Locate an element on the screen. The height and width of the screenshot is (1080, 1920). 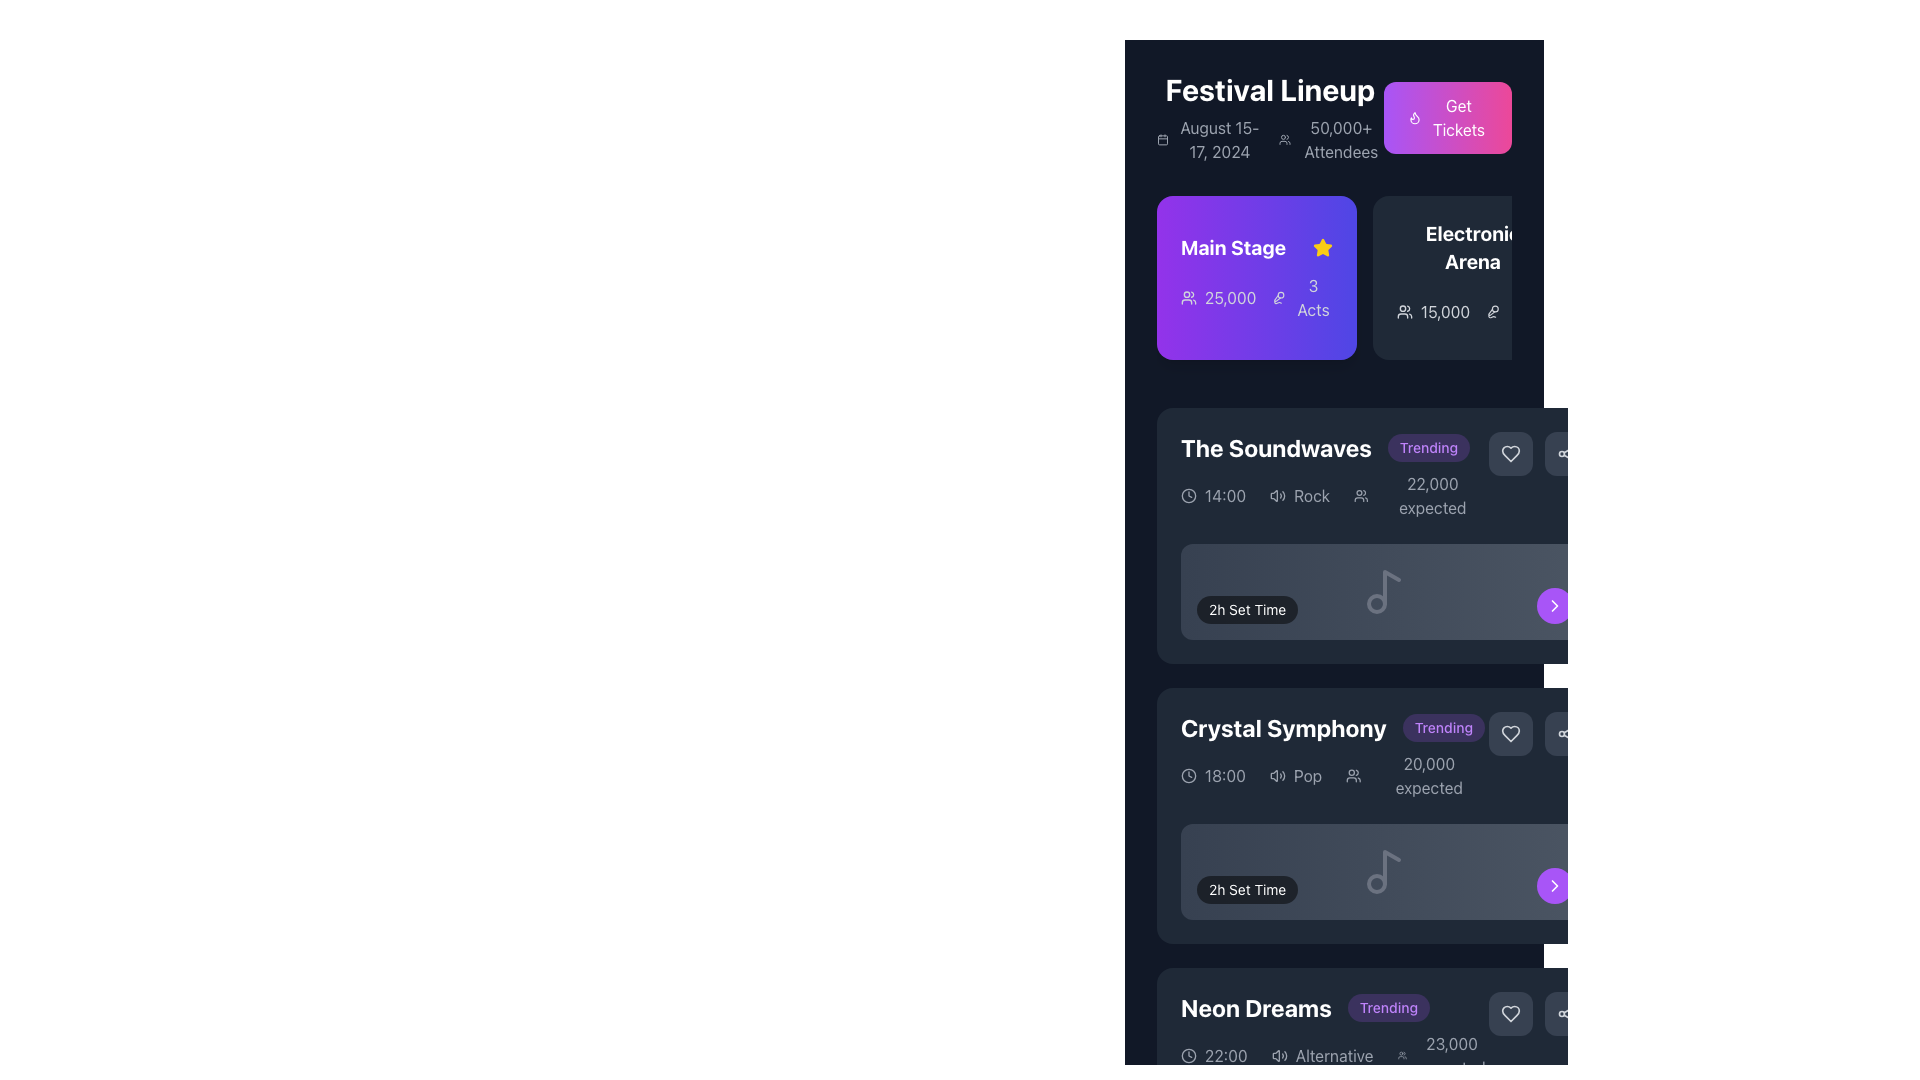
the speaker icon that emits sound waves, positioned to the left of the 'Rock' text in the music genre interface is located at coordinates (1277, 495).